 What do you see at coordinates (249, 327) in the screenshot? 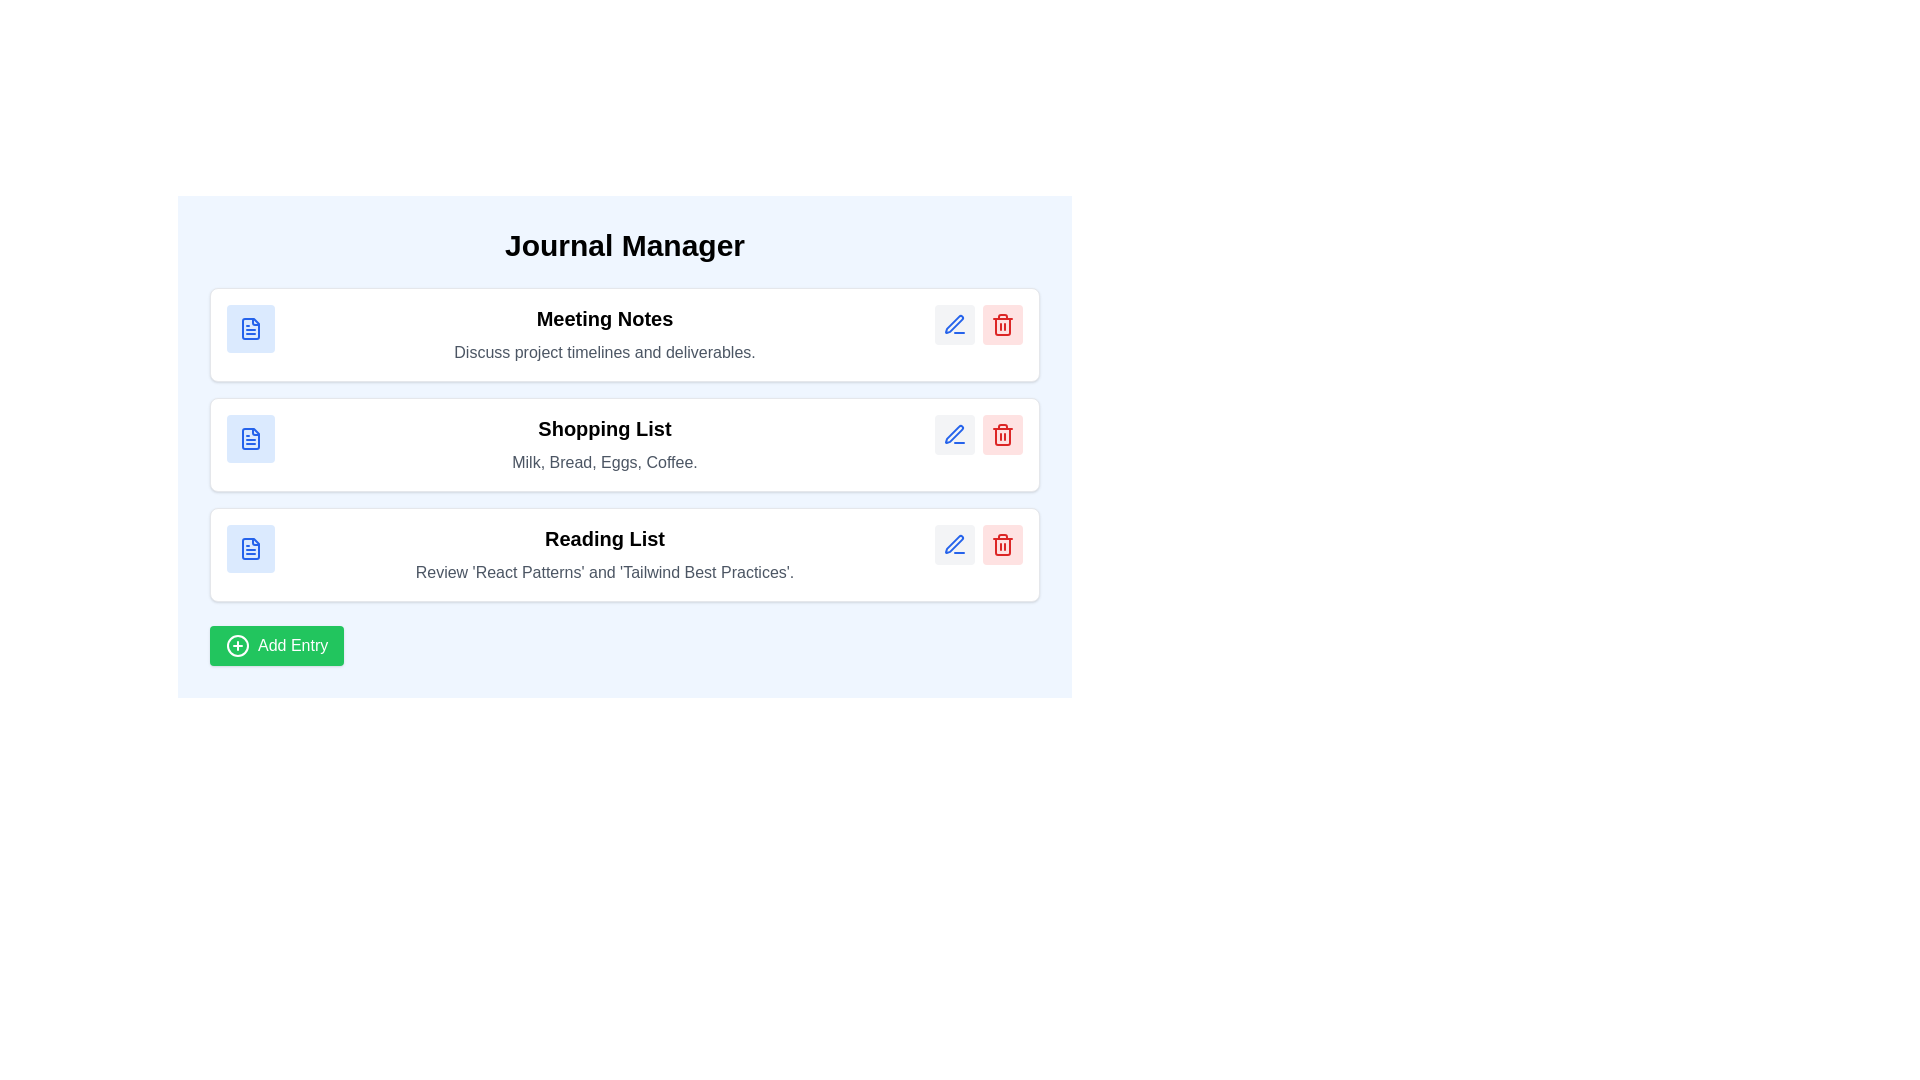
I see `the blue document icon labeled 'Meeting Notes' located on the left side of the first row under the 'Journal Manager' heading by clicking on it` at bounding box center [249, 327].